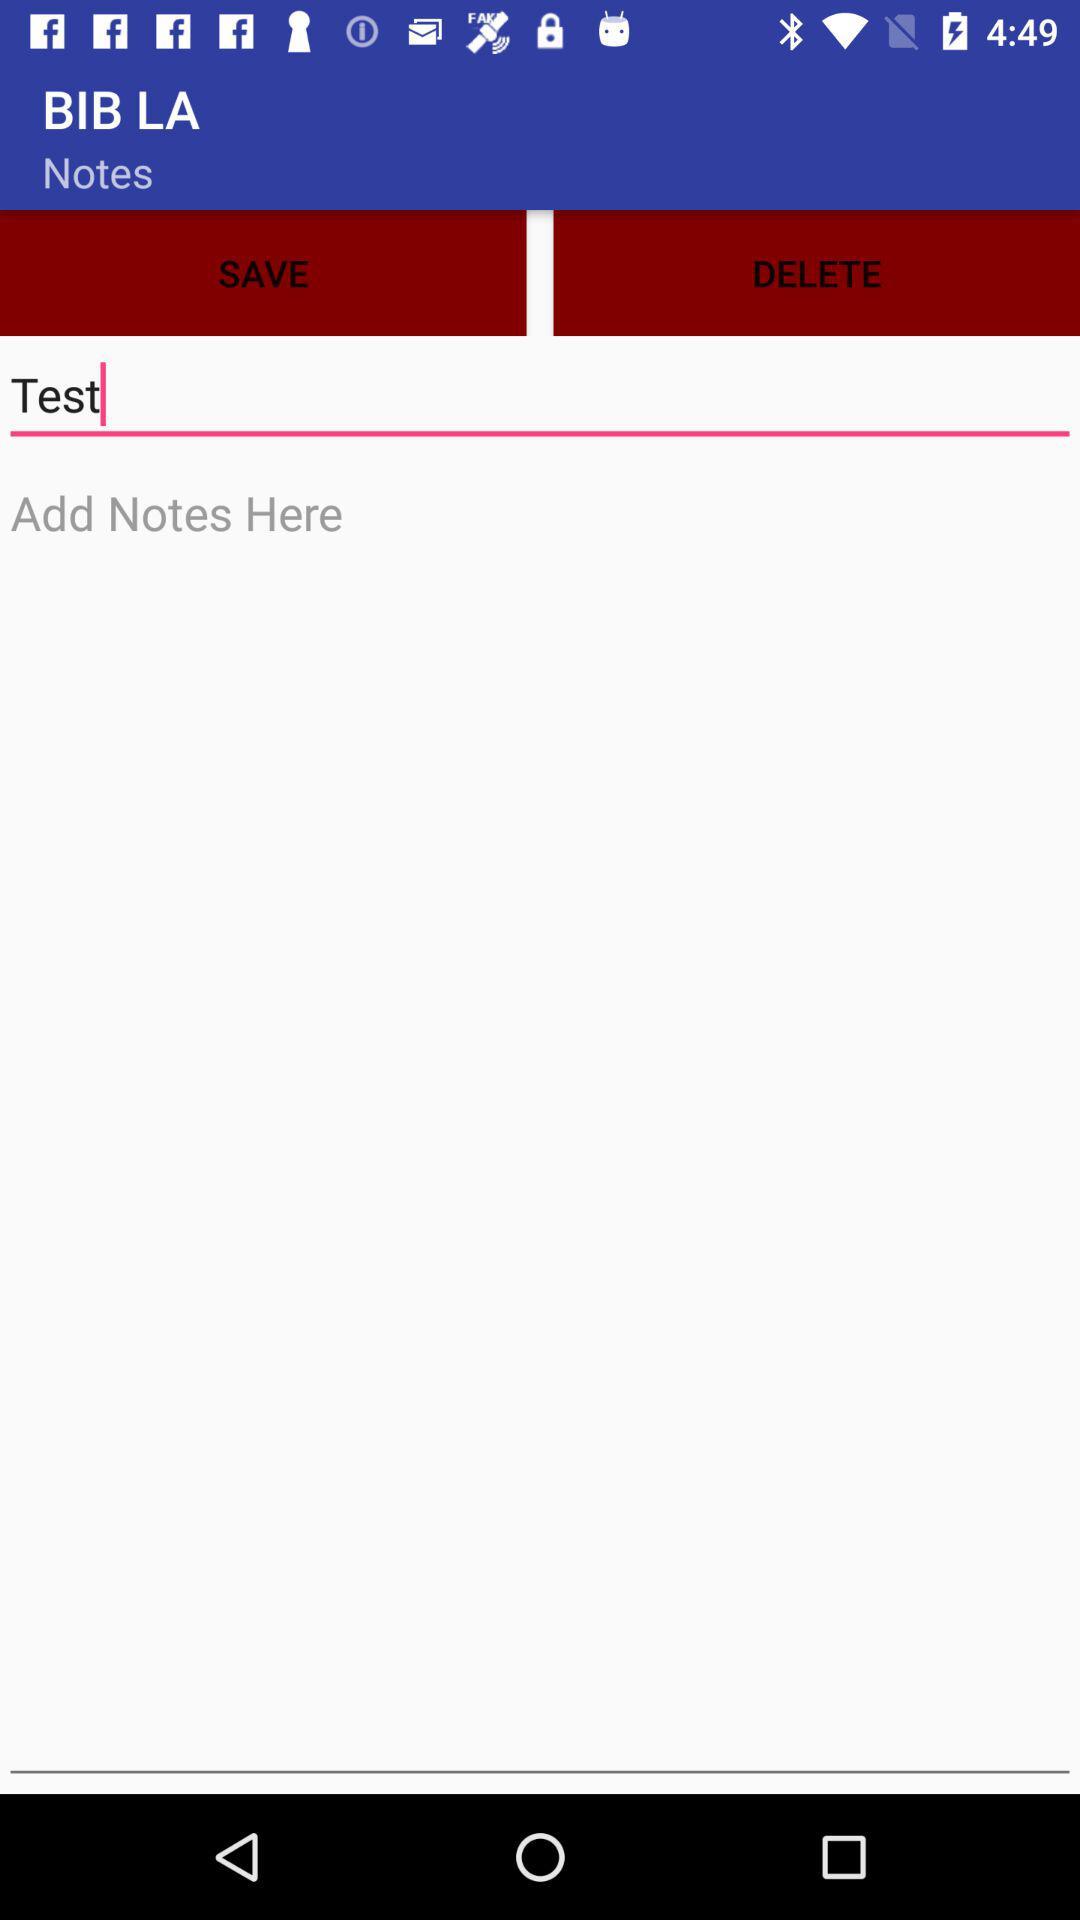 This screenshot has width=1080, height=1920. What do you see at coordinates (262, 272) in the screenshot?
I see `item to the left of delete` at bounding box center [262, 272].